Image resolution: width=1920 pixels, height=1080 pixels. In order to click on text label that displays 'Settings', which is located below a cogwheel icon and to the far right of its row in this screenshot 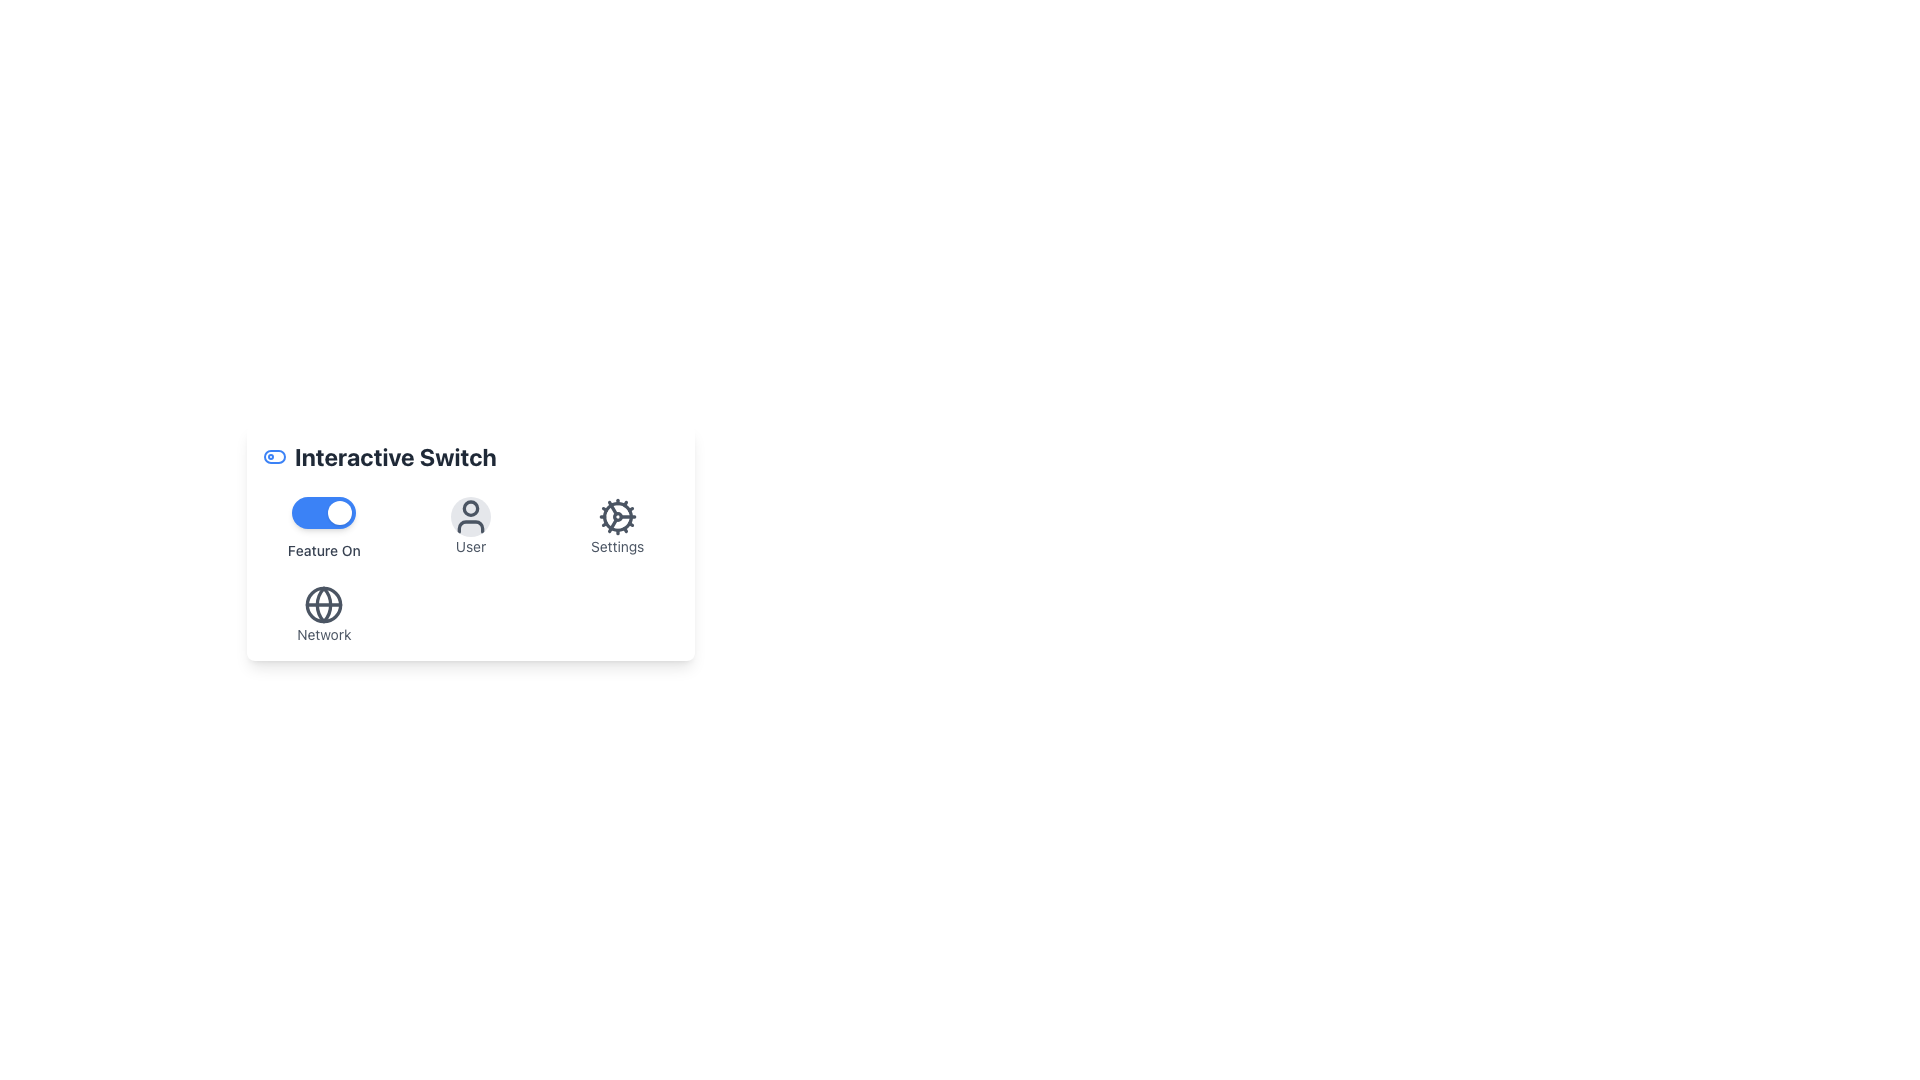, I will do `click(616, 547)`.